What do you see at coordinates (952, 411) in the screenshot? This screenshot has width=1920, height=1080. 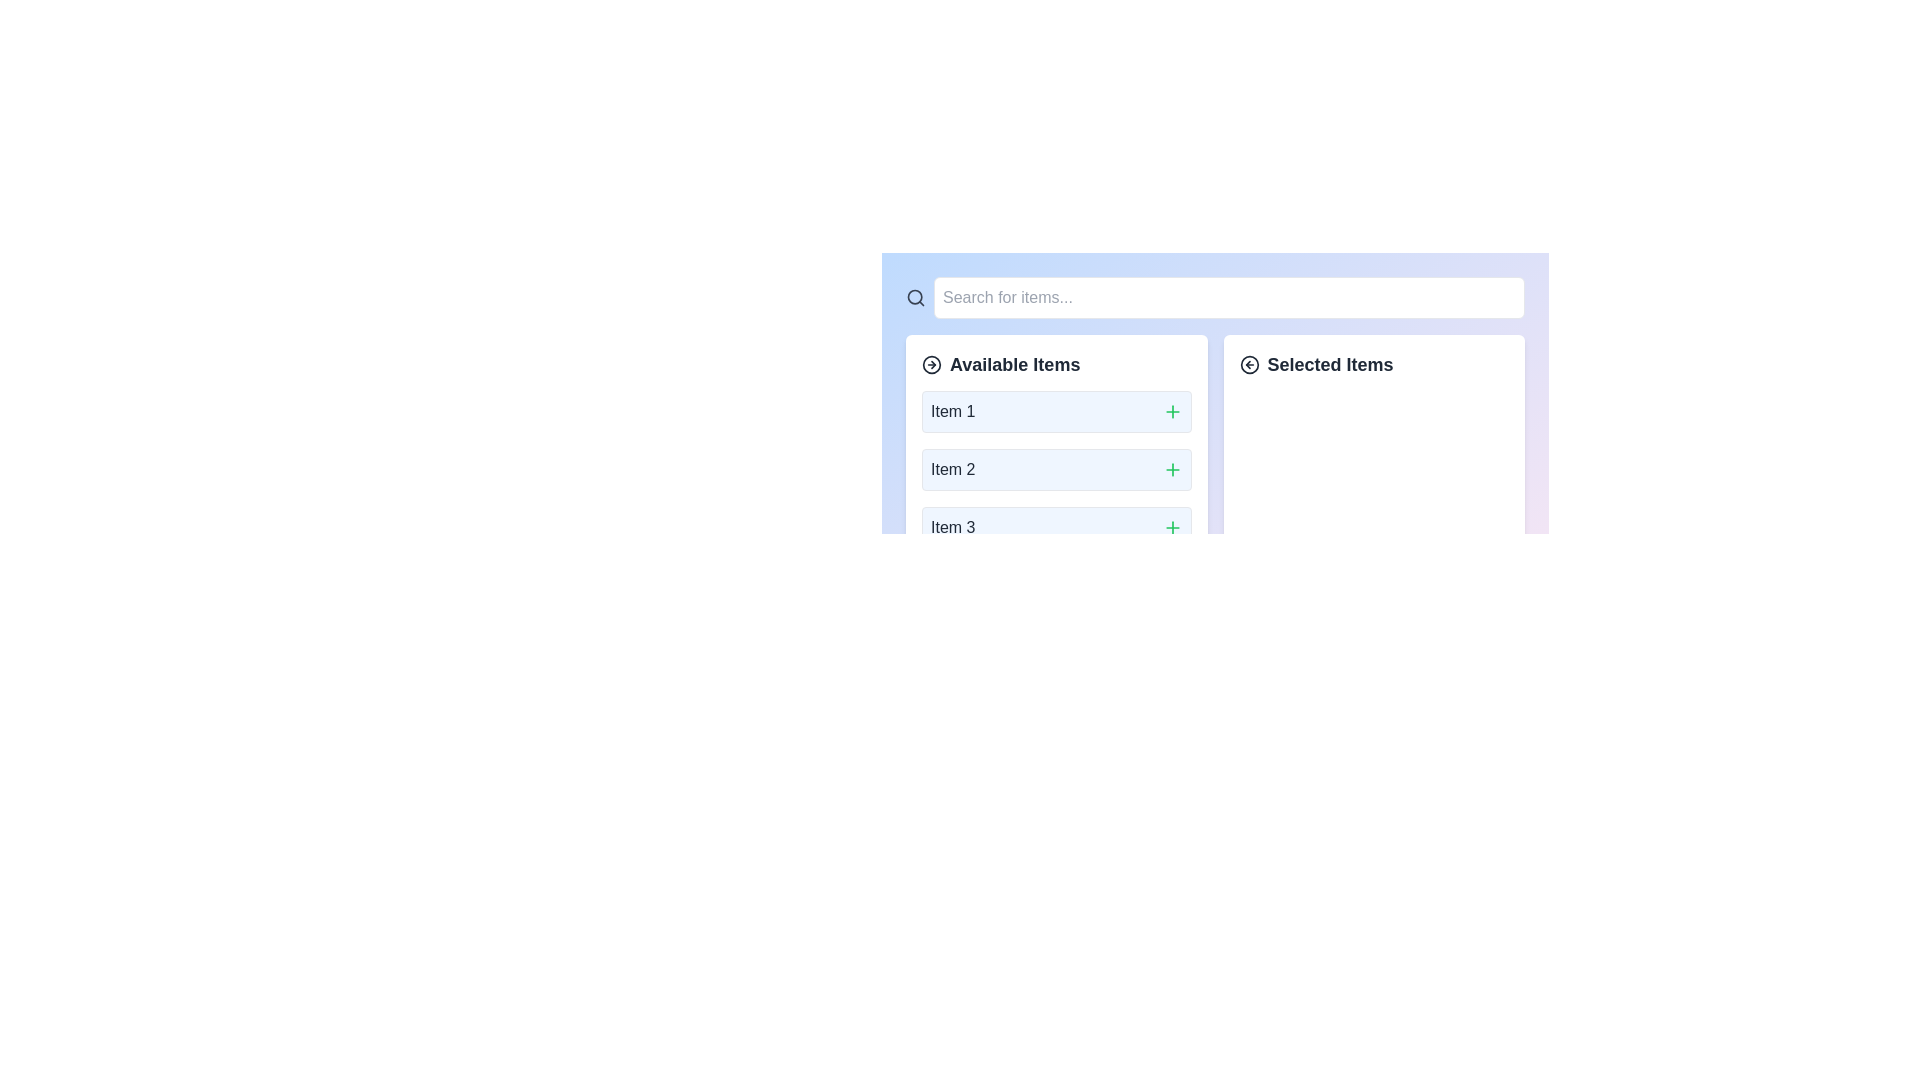 I see `label 'Item 1' located at the top of the left column titled 'Available Items' to gather details about the item` at bounding box center [952, 411].